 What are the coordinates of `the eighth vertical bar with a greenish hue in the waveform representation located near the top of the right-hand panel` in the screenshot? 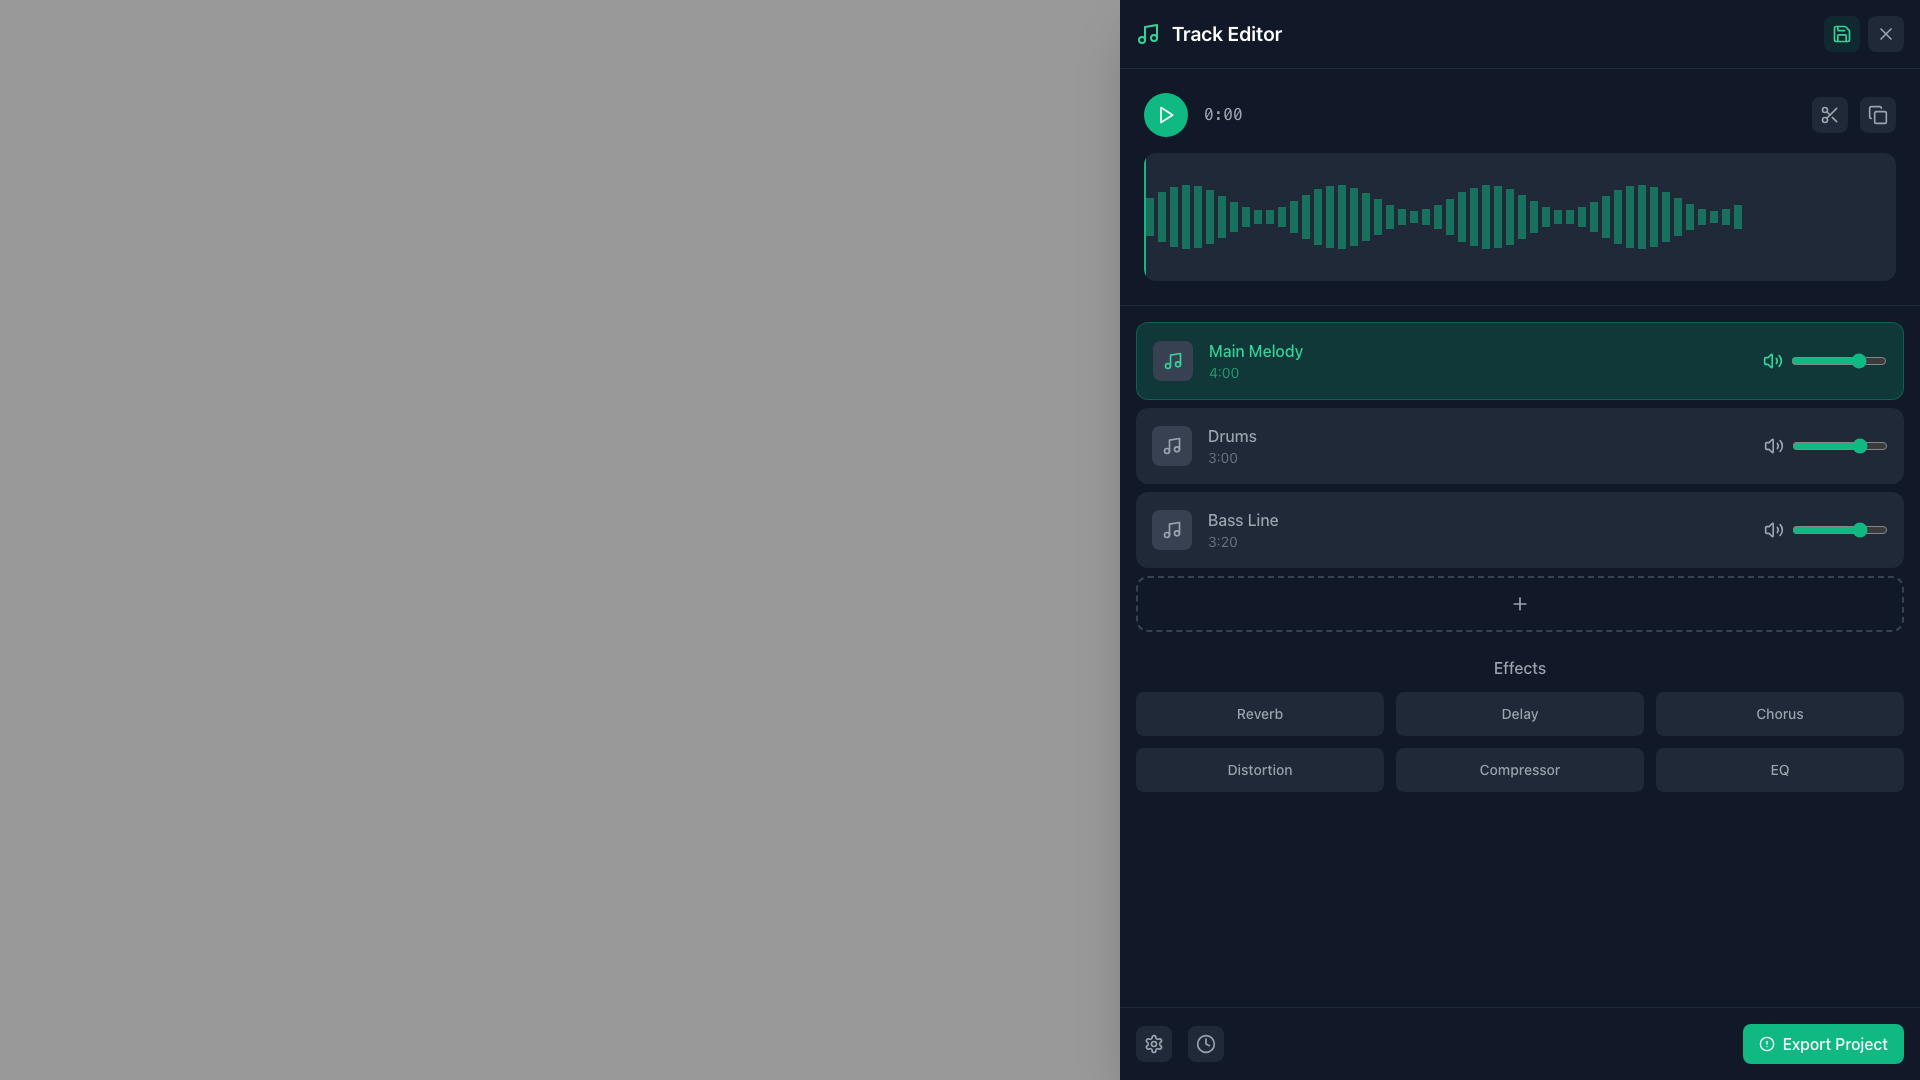 It's located at (1232, 216).